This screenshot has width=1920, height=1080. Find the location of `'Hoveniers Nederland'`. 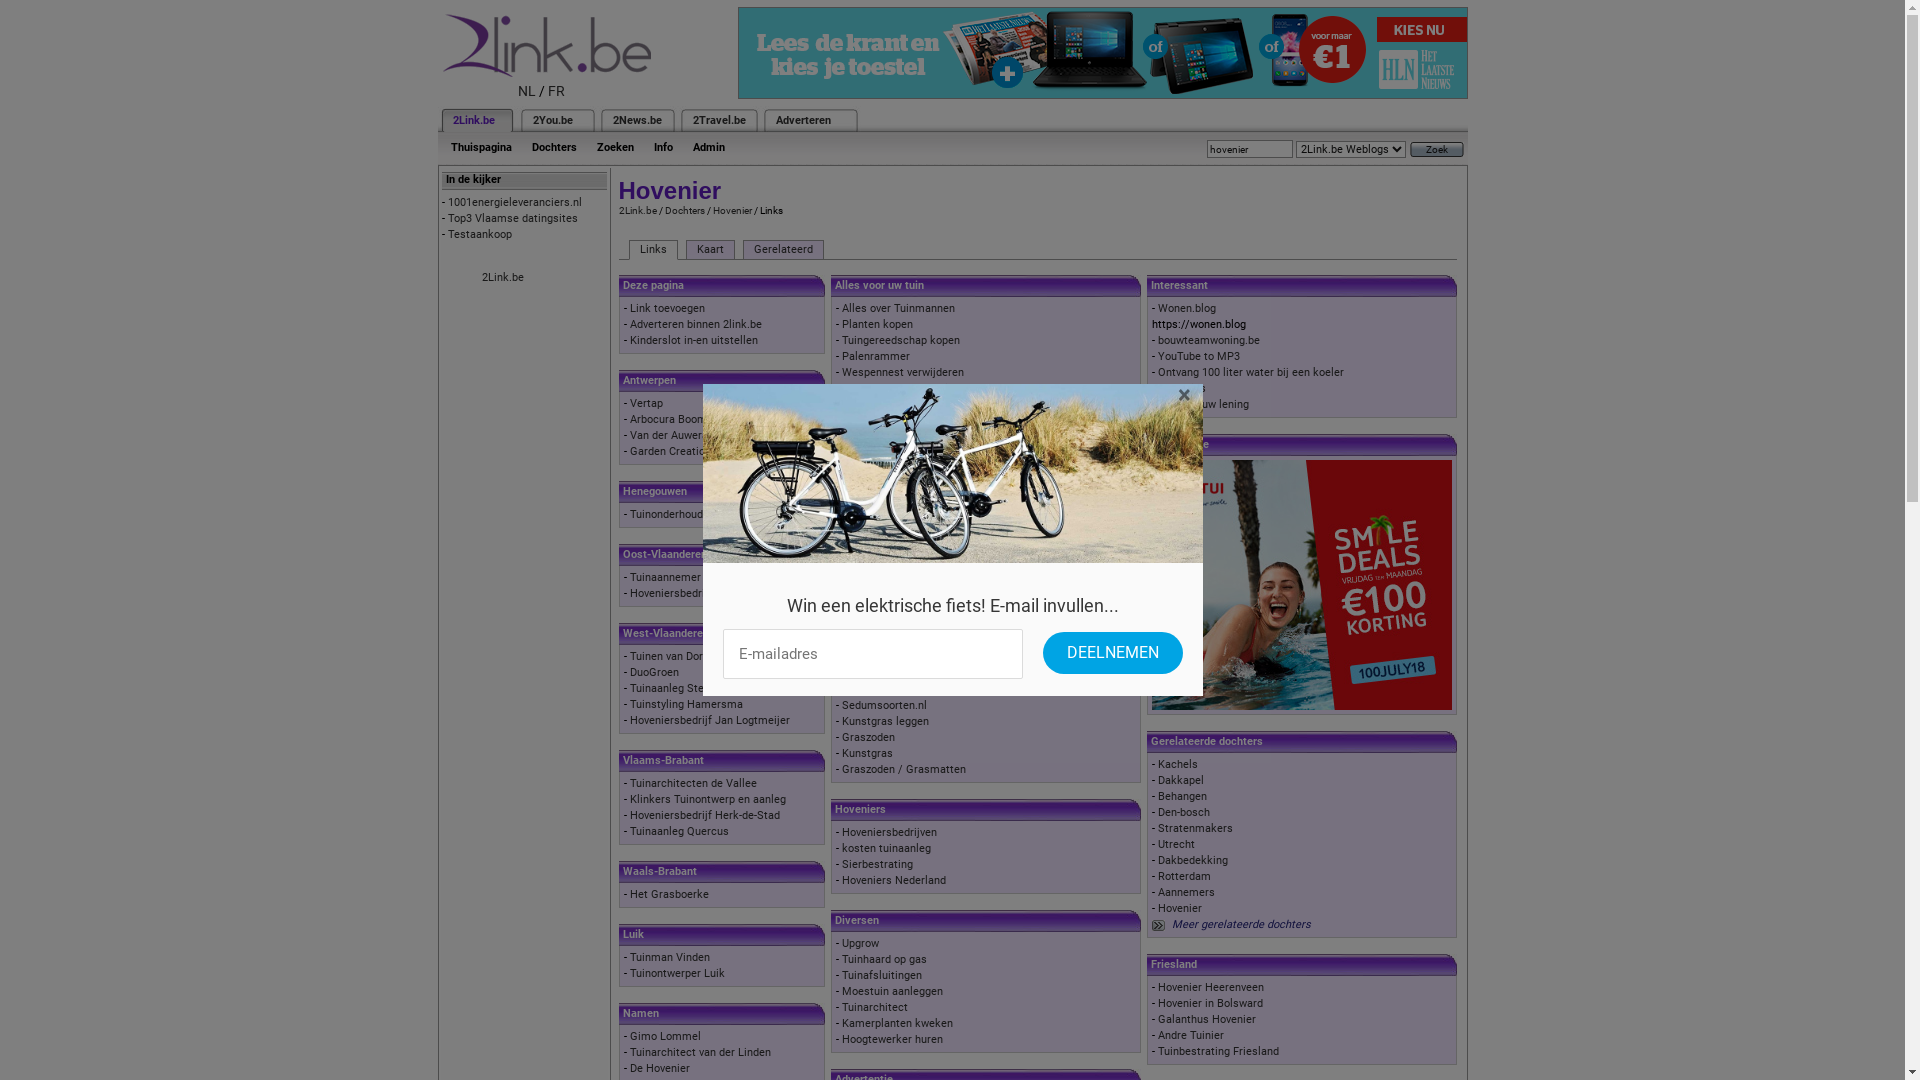

'Hoveniers Nederland' is located at coordinates (841, 879).